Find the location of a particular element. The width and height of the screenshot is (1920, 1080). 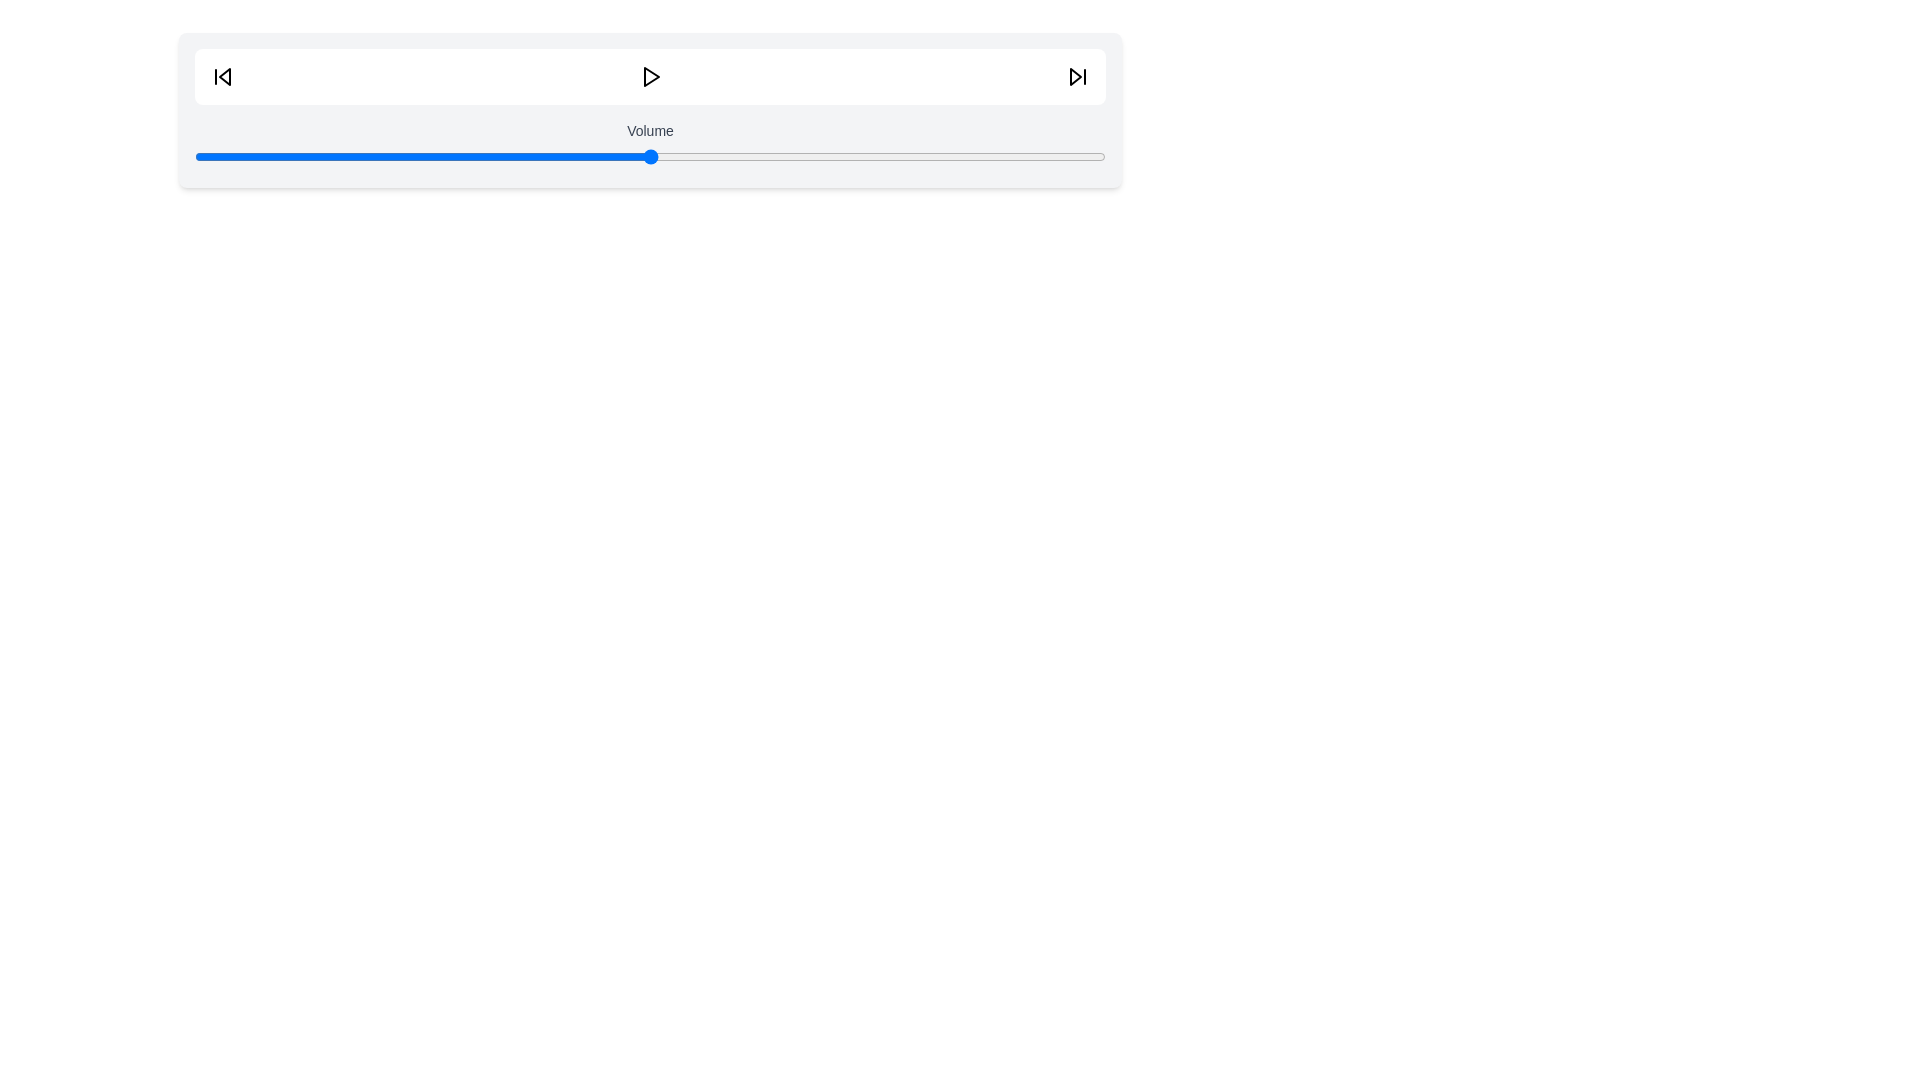

the volume level is located at coordinates (786, 156).